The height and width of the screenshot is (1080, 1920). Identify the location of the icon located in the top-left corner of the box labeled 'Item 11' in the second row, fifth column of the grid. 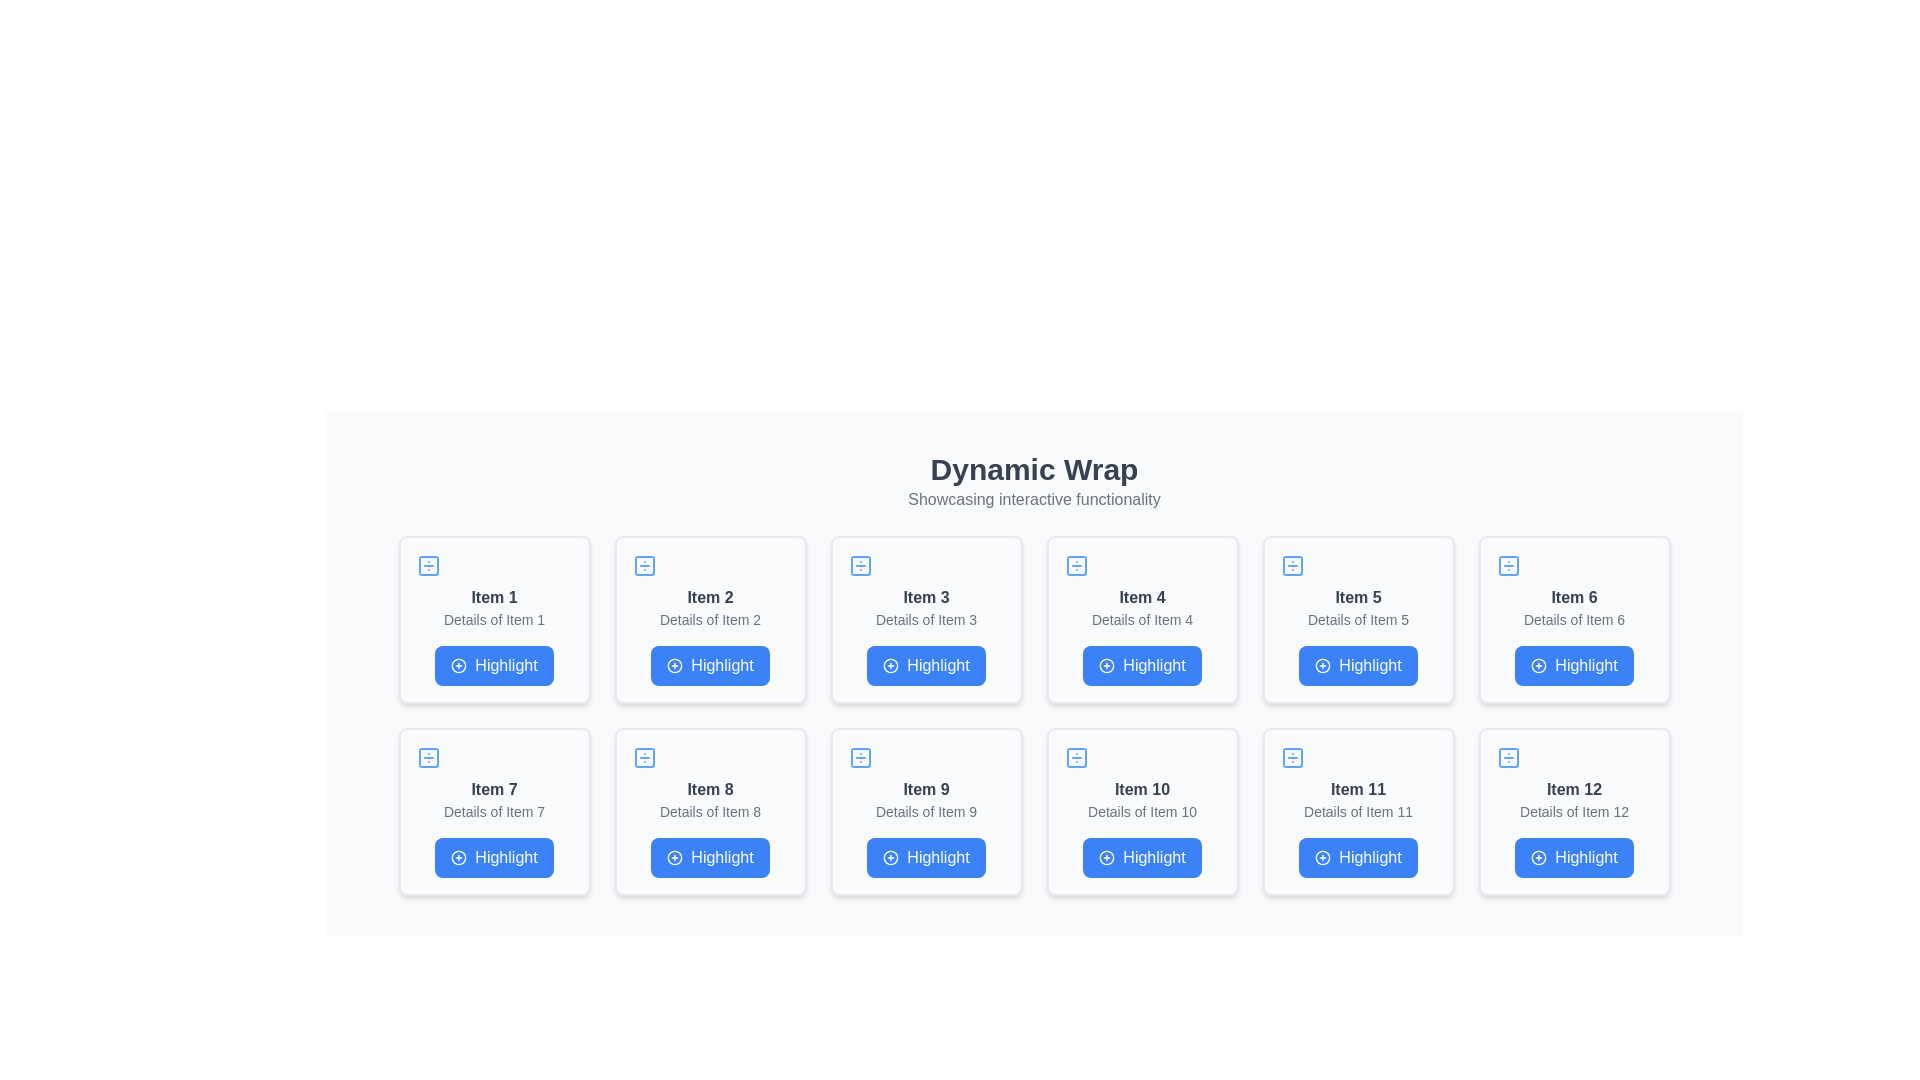
(1292, 758).